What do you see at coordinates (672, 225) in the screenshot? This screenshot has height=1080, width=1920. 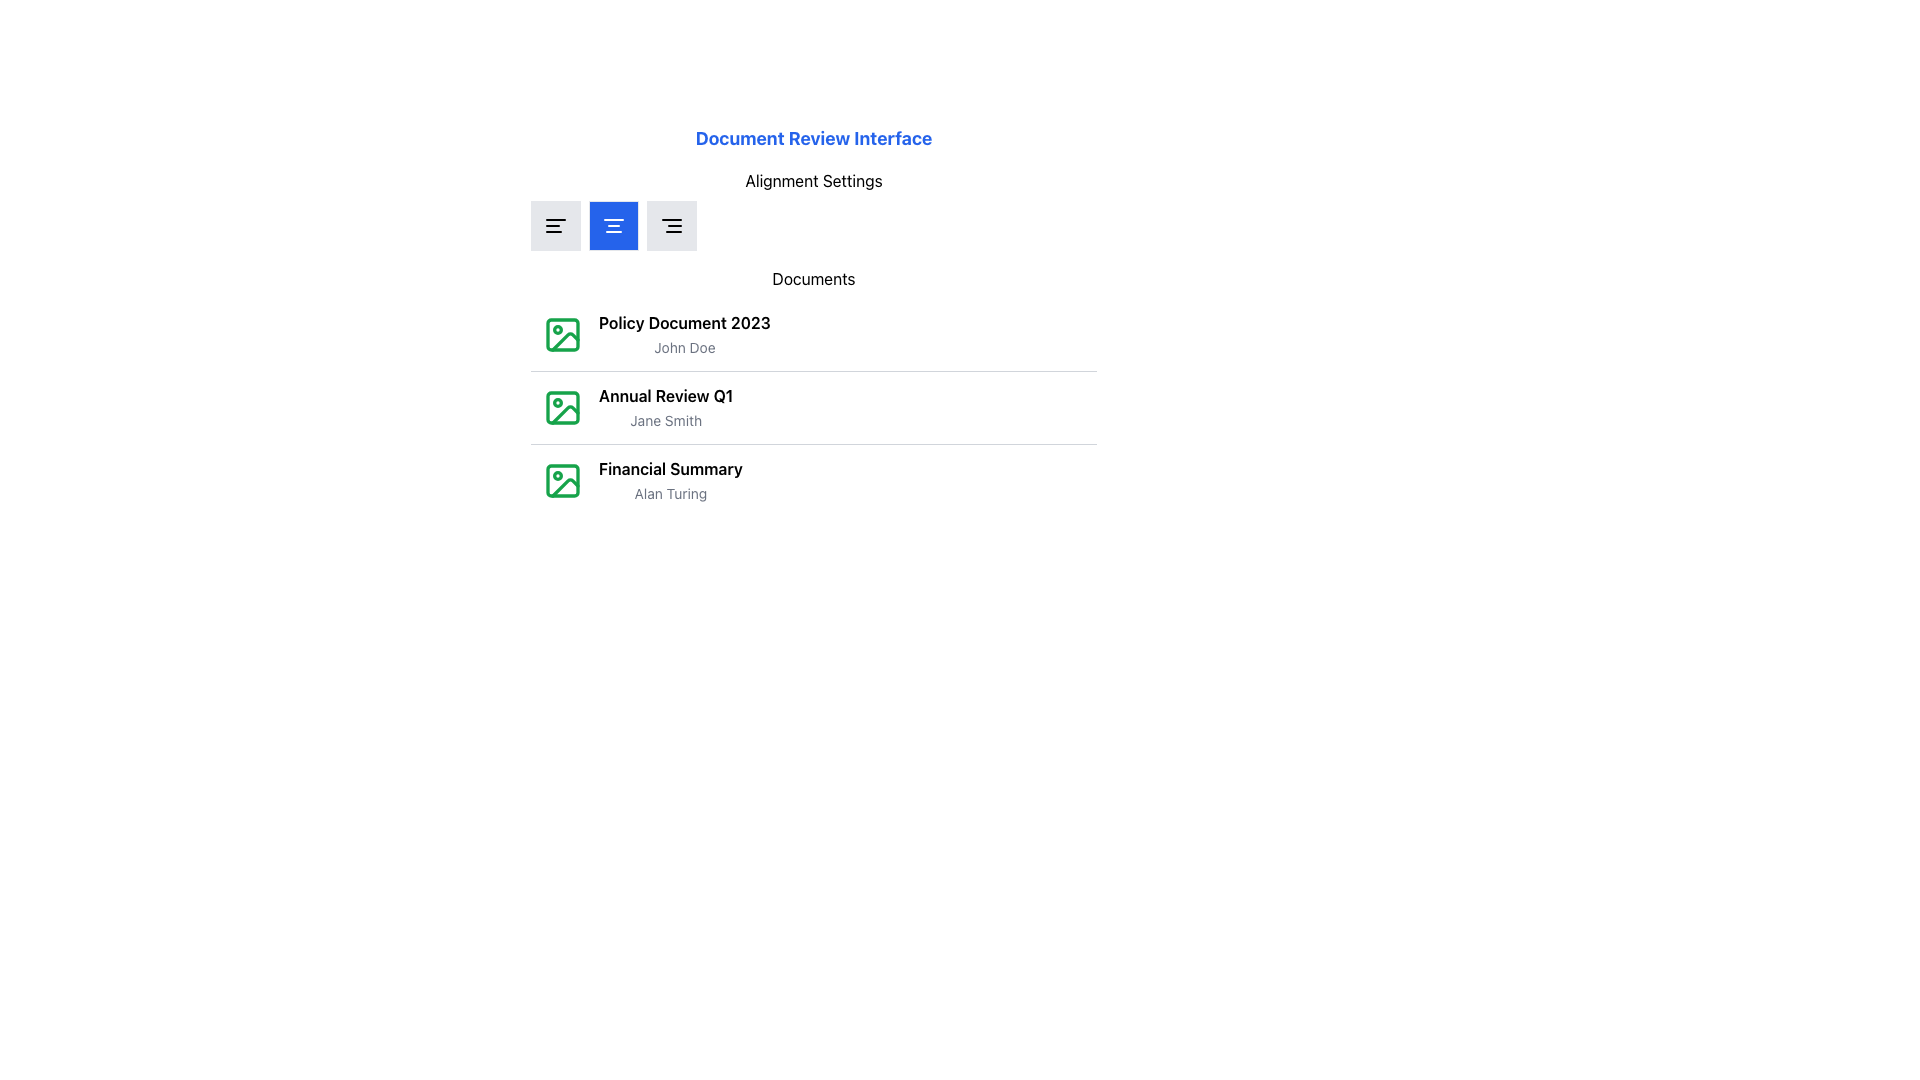 I see `the right alignment icon located below the 'Alignment Settings' section to apply right alignment to the content` at bounding box center [672, 225].